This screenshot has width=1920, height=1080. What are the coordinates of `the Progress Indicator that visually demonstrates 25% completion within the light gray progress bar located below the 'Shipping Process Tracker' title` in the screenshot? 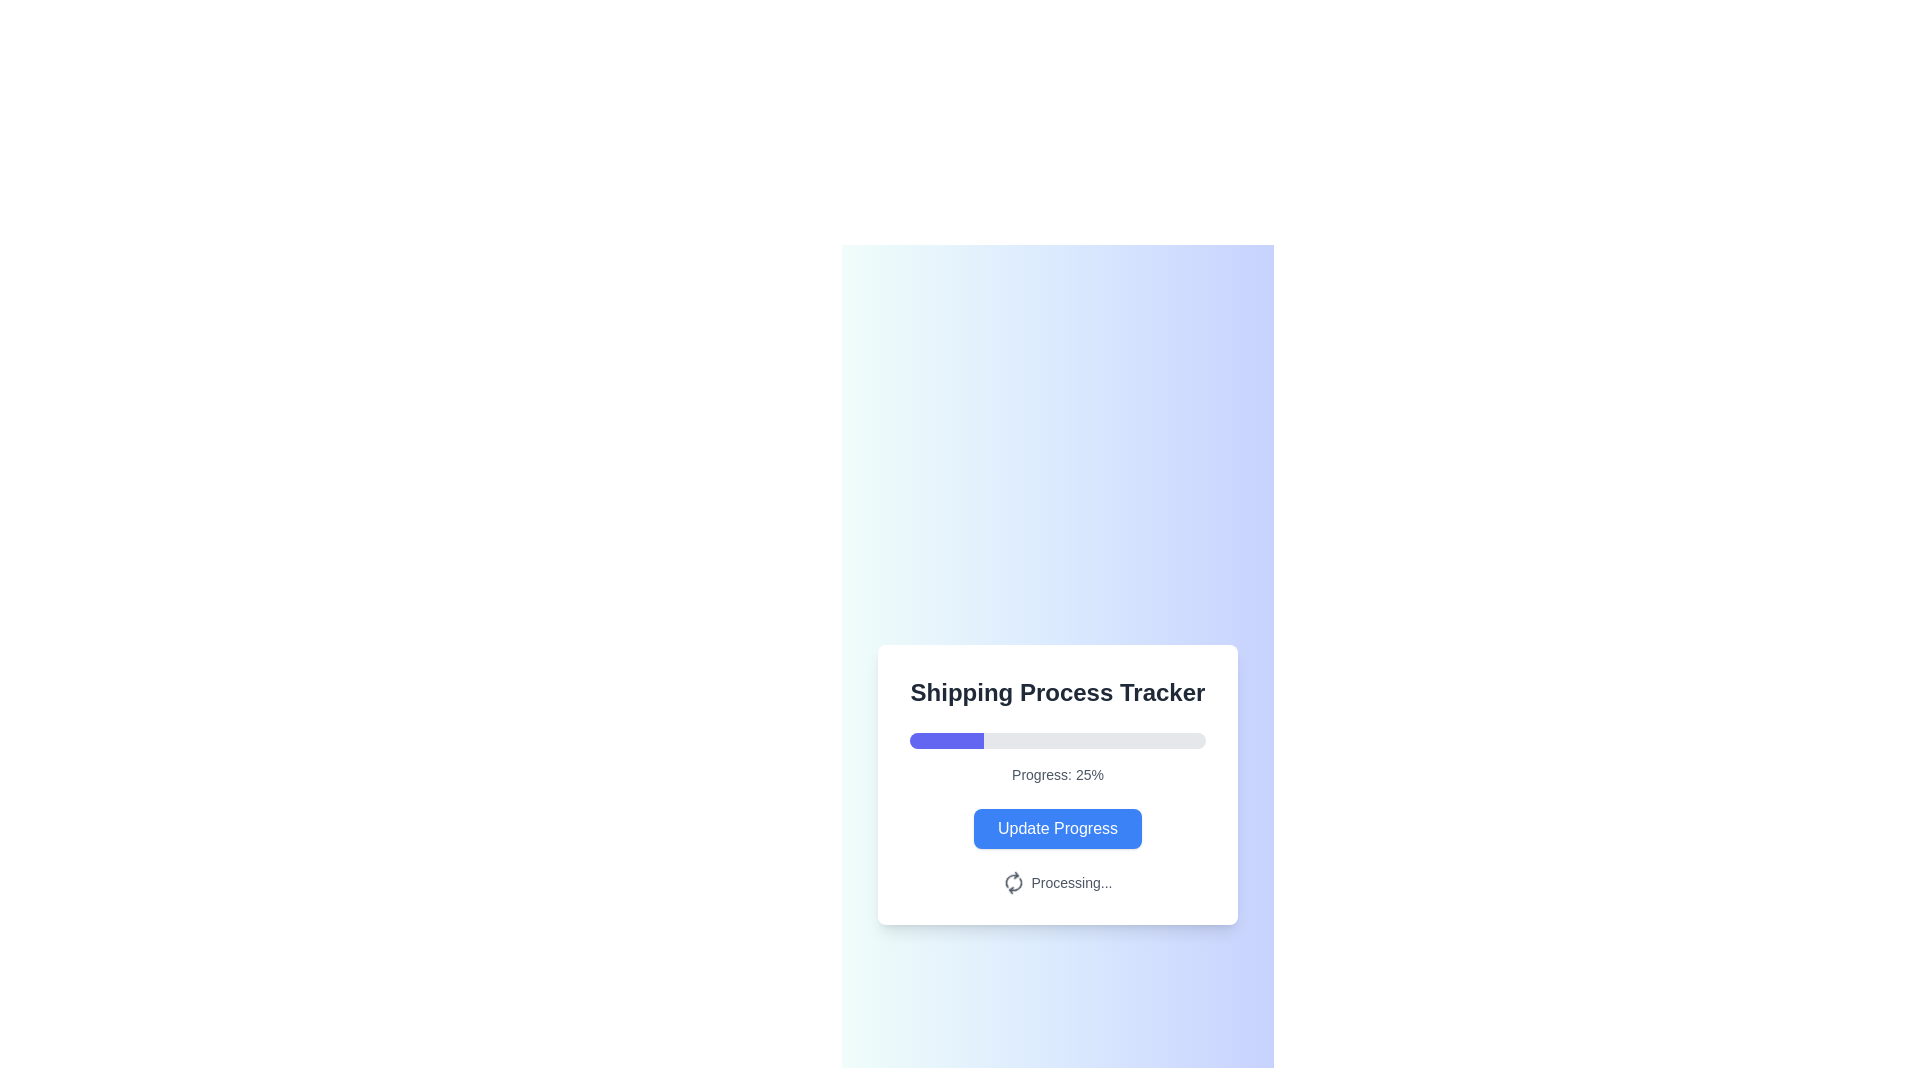 It's located at (945, 740).